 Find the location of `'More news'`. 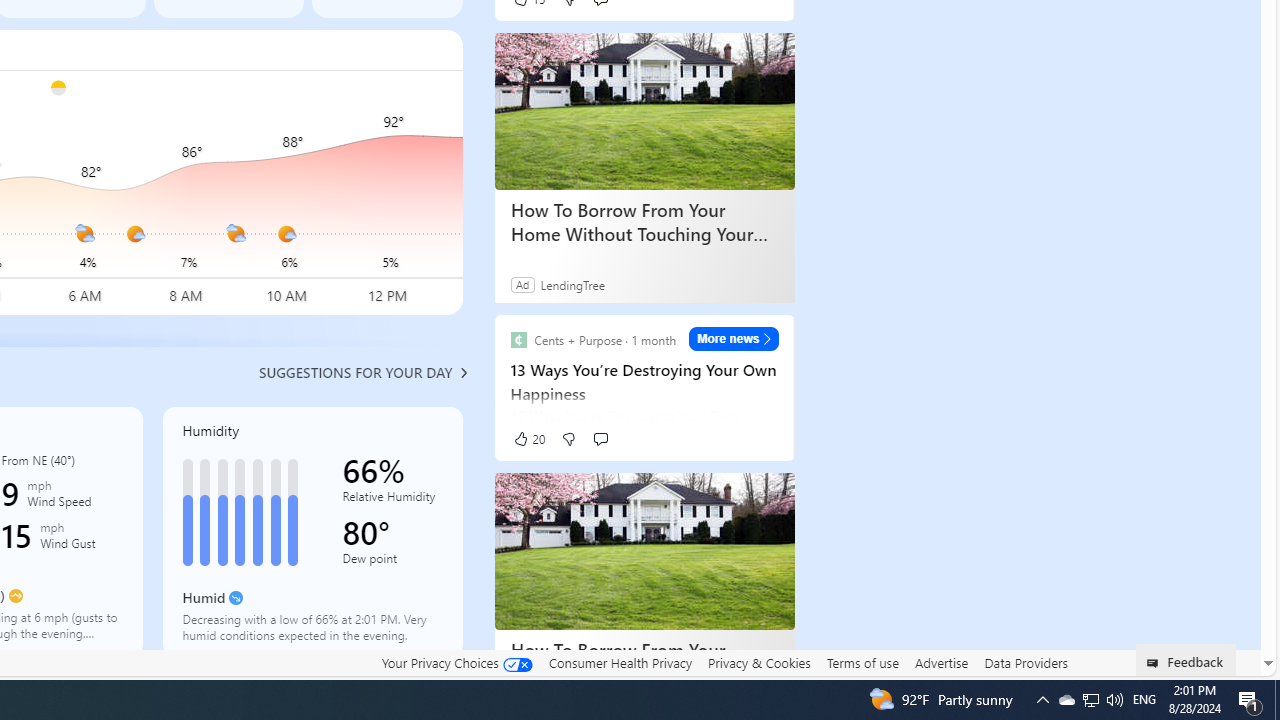

'More news' is located at coordinates (733, 338).